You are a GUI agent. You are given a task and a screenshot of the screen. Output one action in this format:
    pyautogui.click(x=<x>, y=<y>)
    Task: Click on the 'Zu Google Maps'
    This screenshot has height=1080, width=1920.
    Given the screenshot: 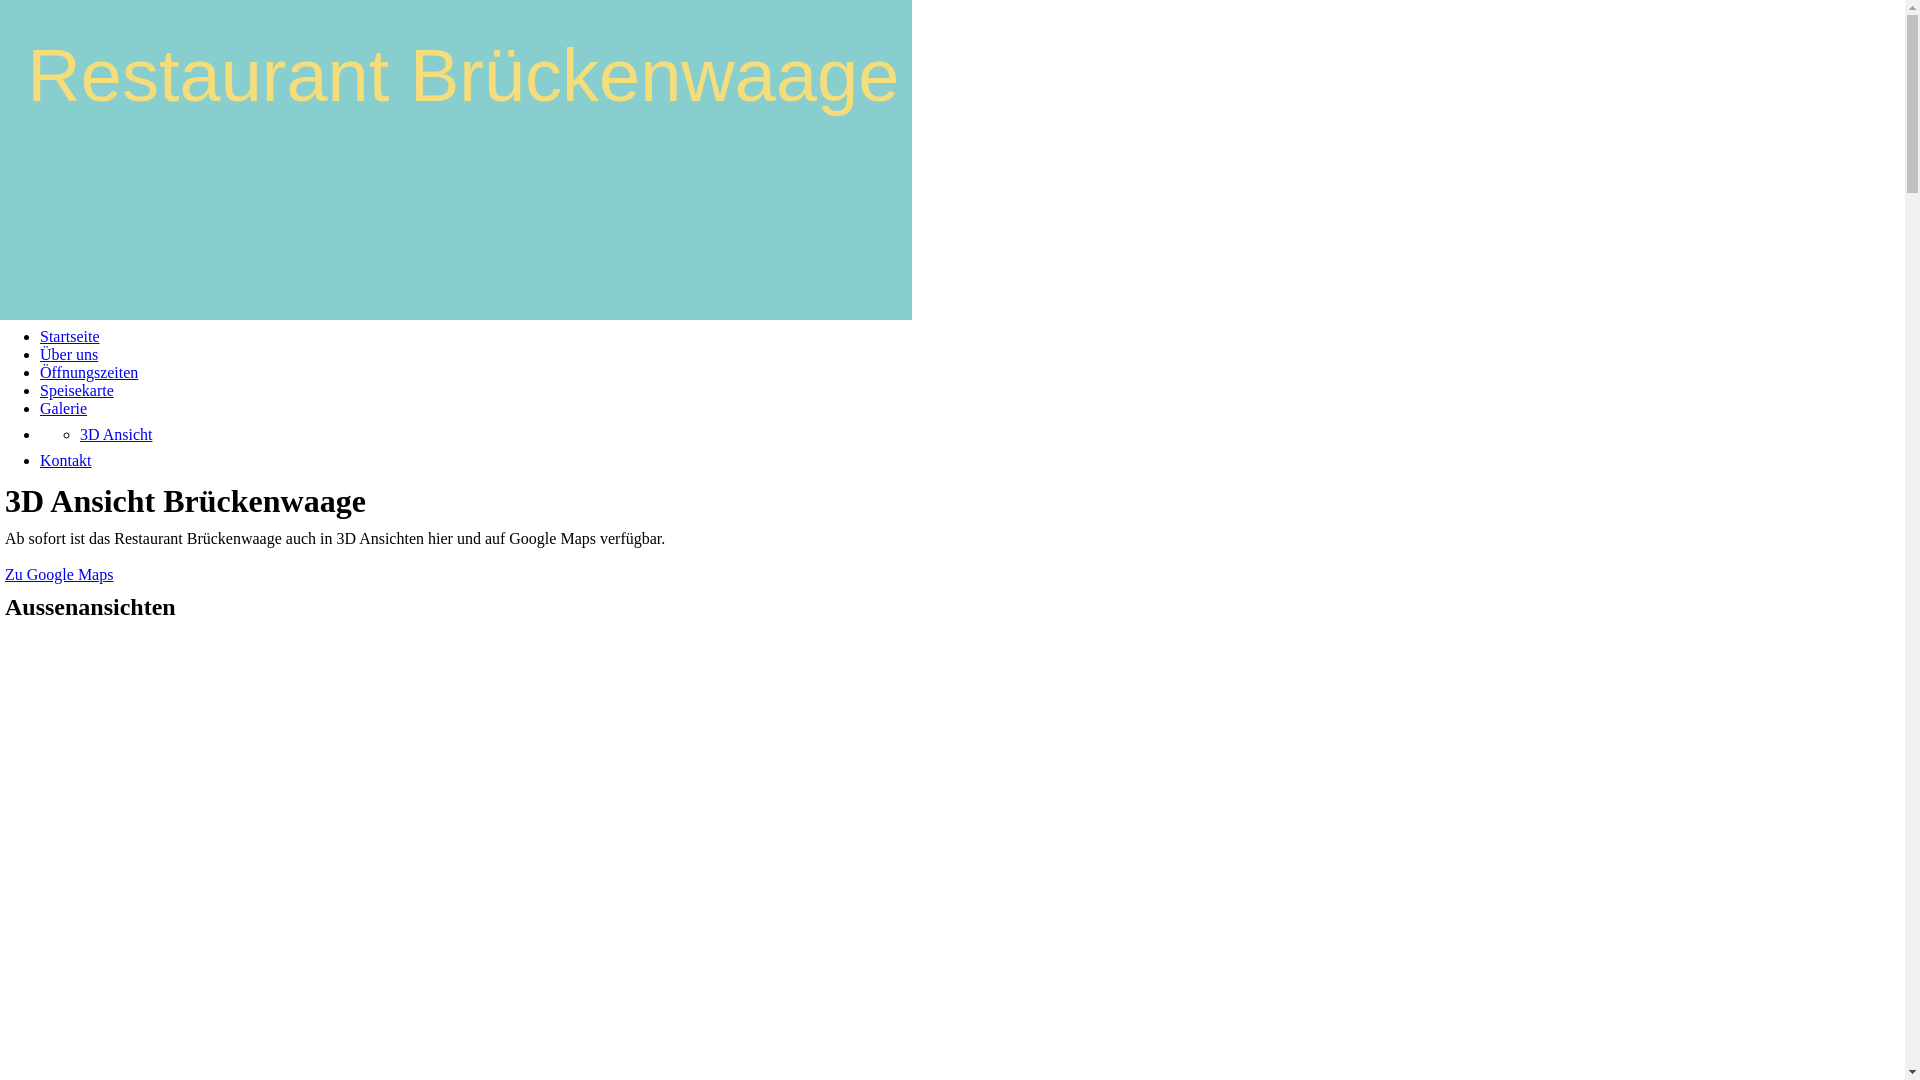 What is the action you would take?
    pyautogui.click(x=58, y=574)
    